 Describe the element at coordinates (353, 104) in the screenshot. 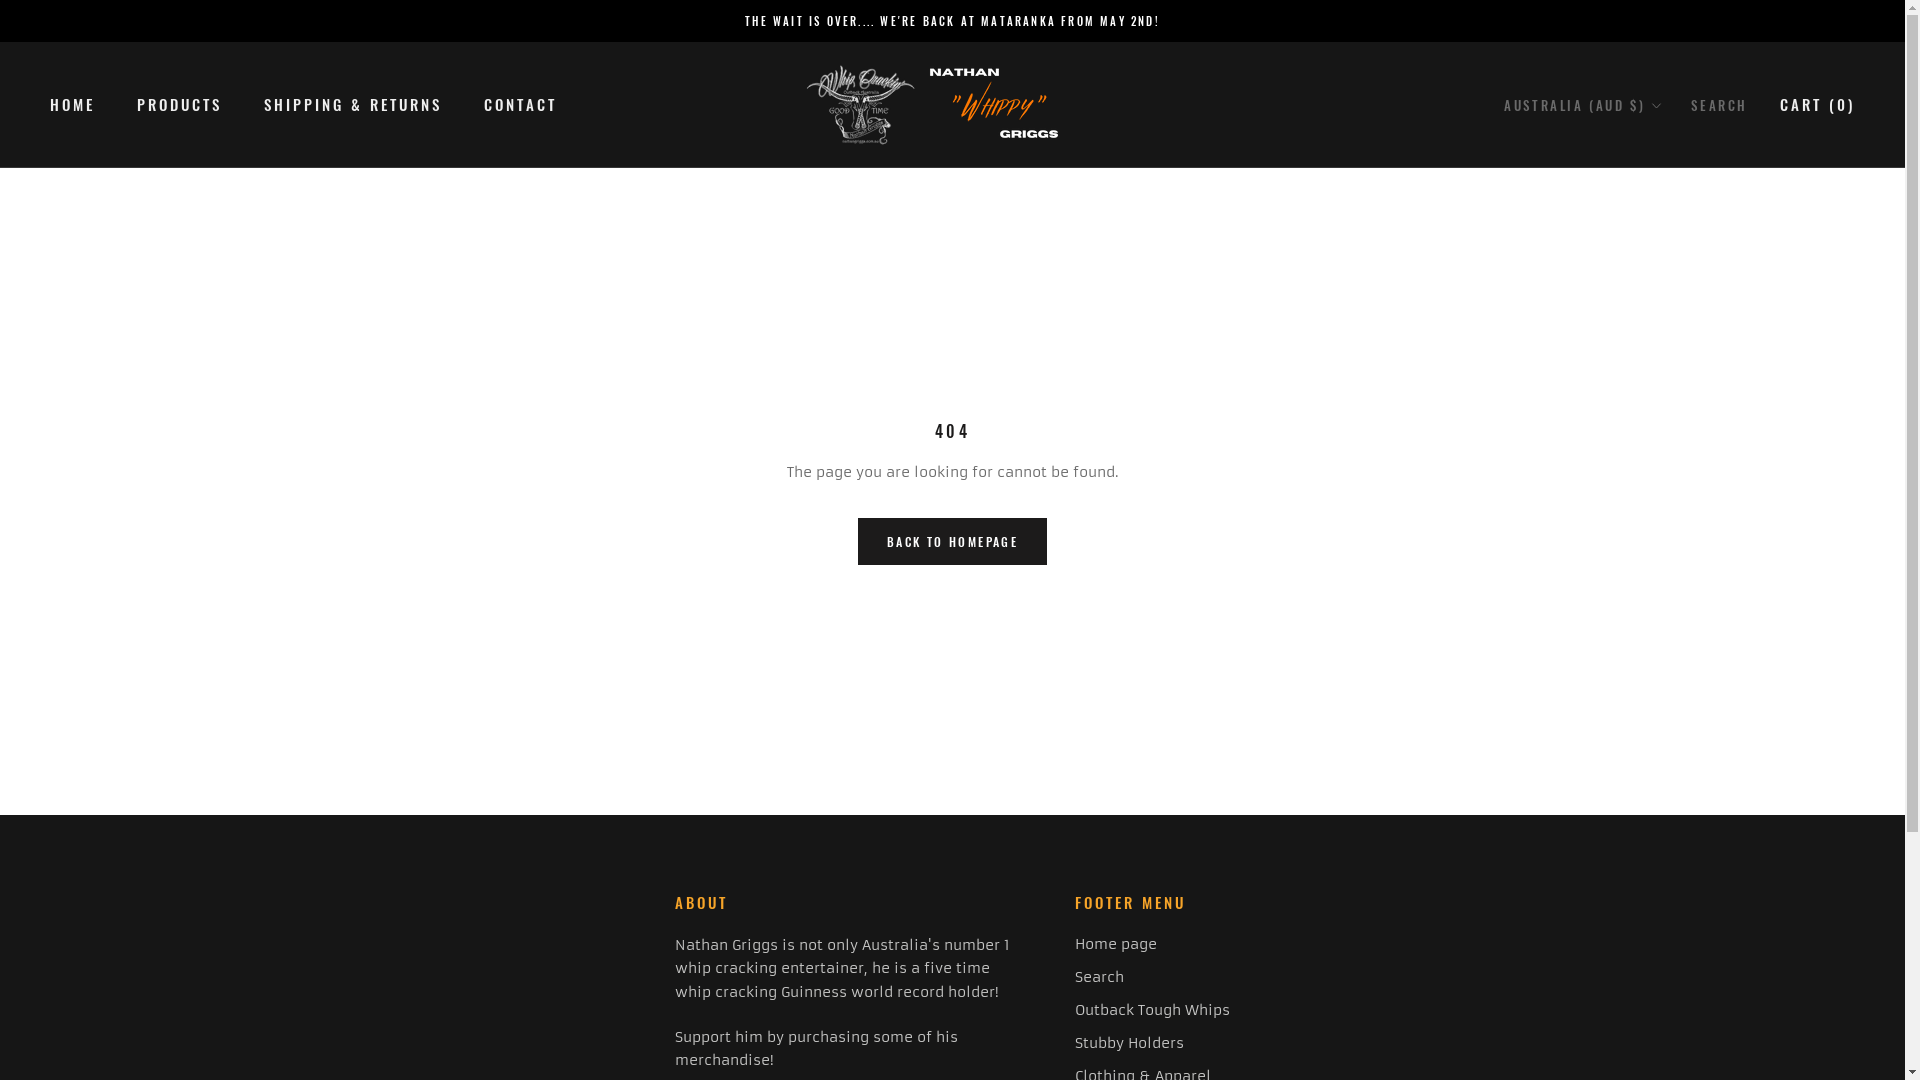

I see `'SHIPPING & RETURNS` at that location.